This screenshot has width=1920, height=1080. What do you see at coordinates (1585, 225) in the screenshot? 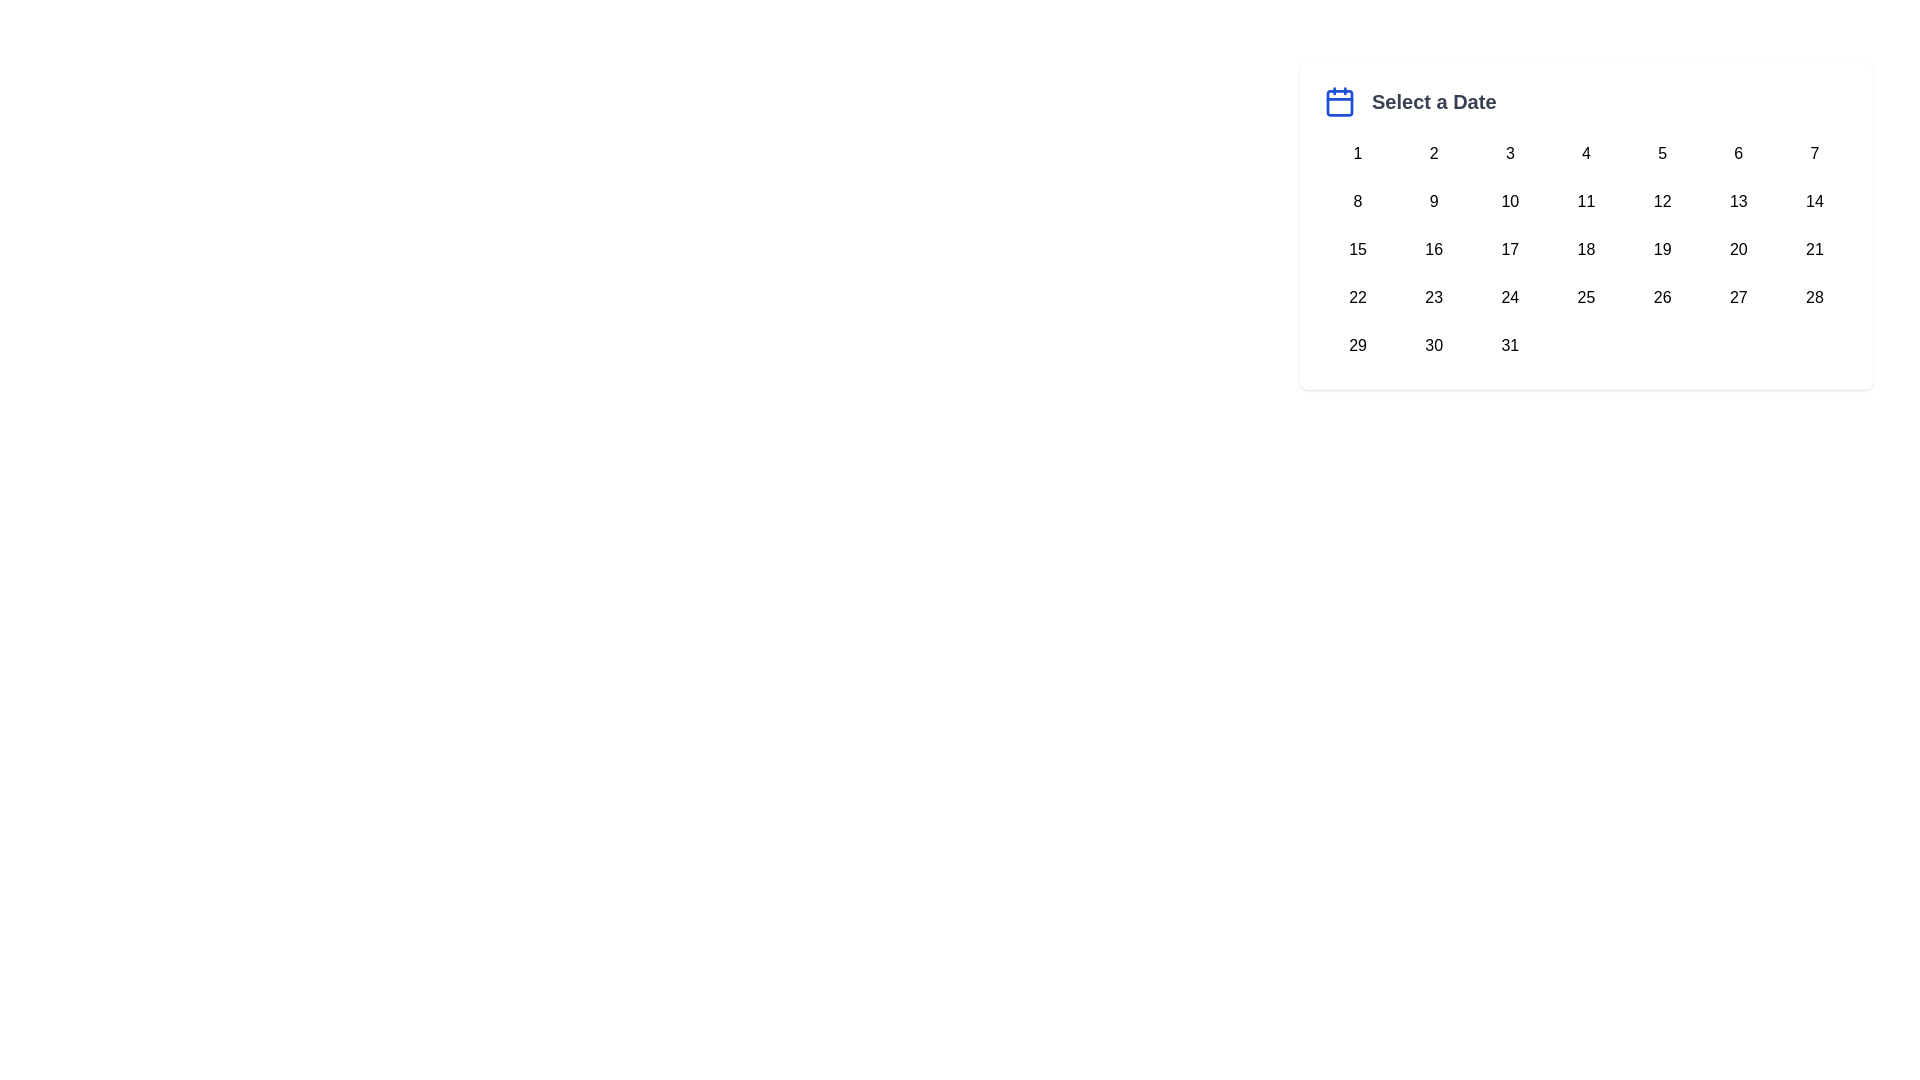
I see `a specific date from the Modal Calendar Component, which has a white background and displays a grid of days below the 'Select a Date' header` at bounding box center [1585, 225].